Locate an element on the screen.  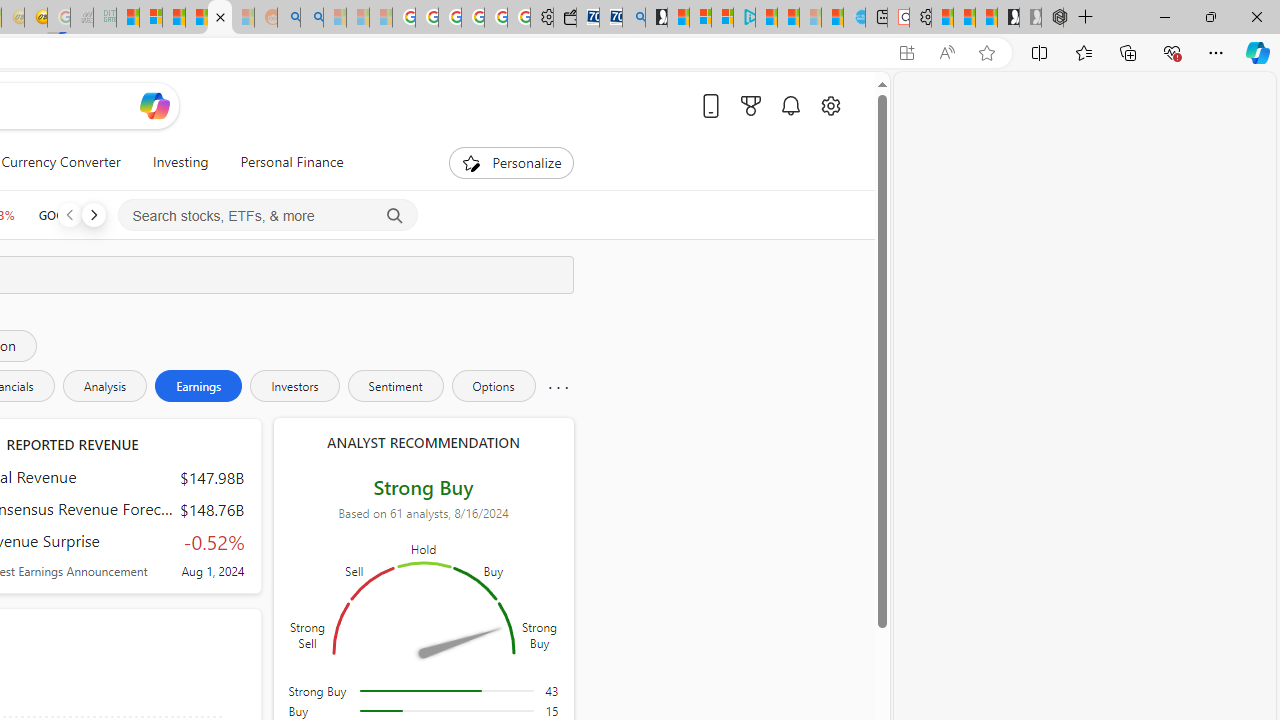
'Options' is located at coordinates (493, 385).